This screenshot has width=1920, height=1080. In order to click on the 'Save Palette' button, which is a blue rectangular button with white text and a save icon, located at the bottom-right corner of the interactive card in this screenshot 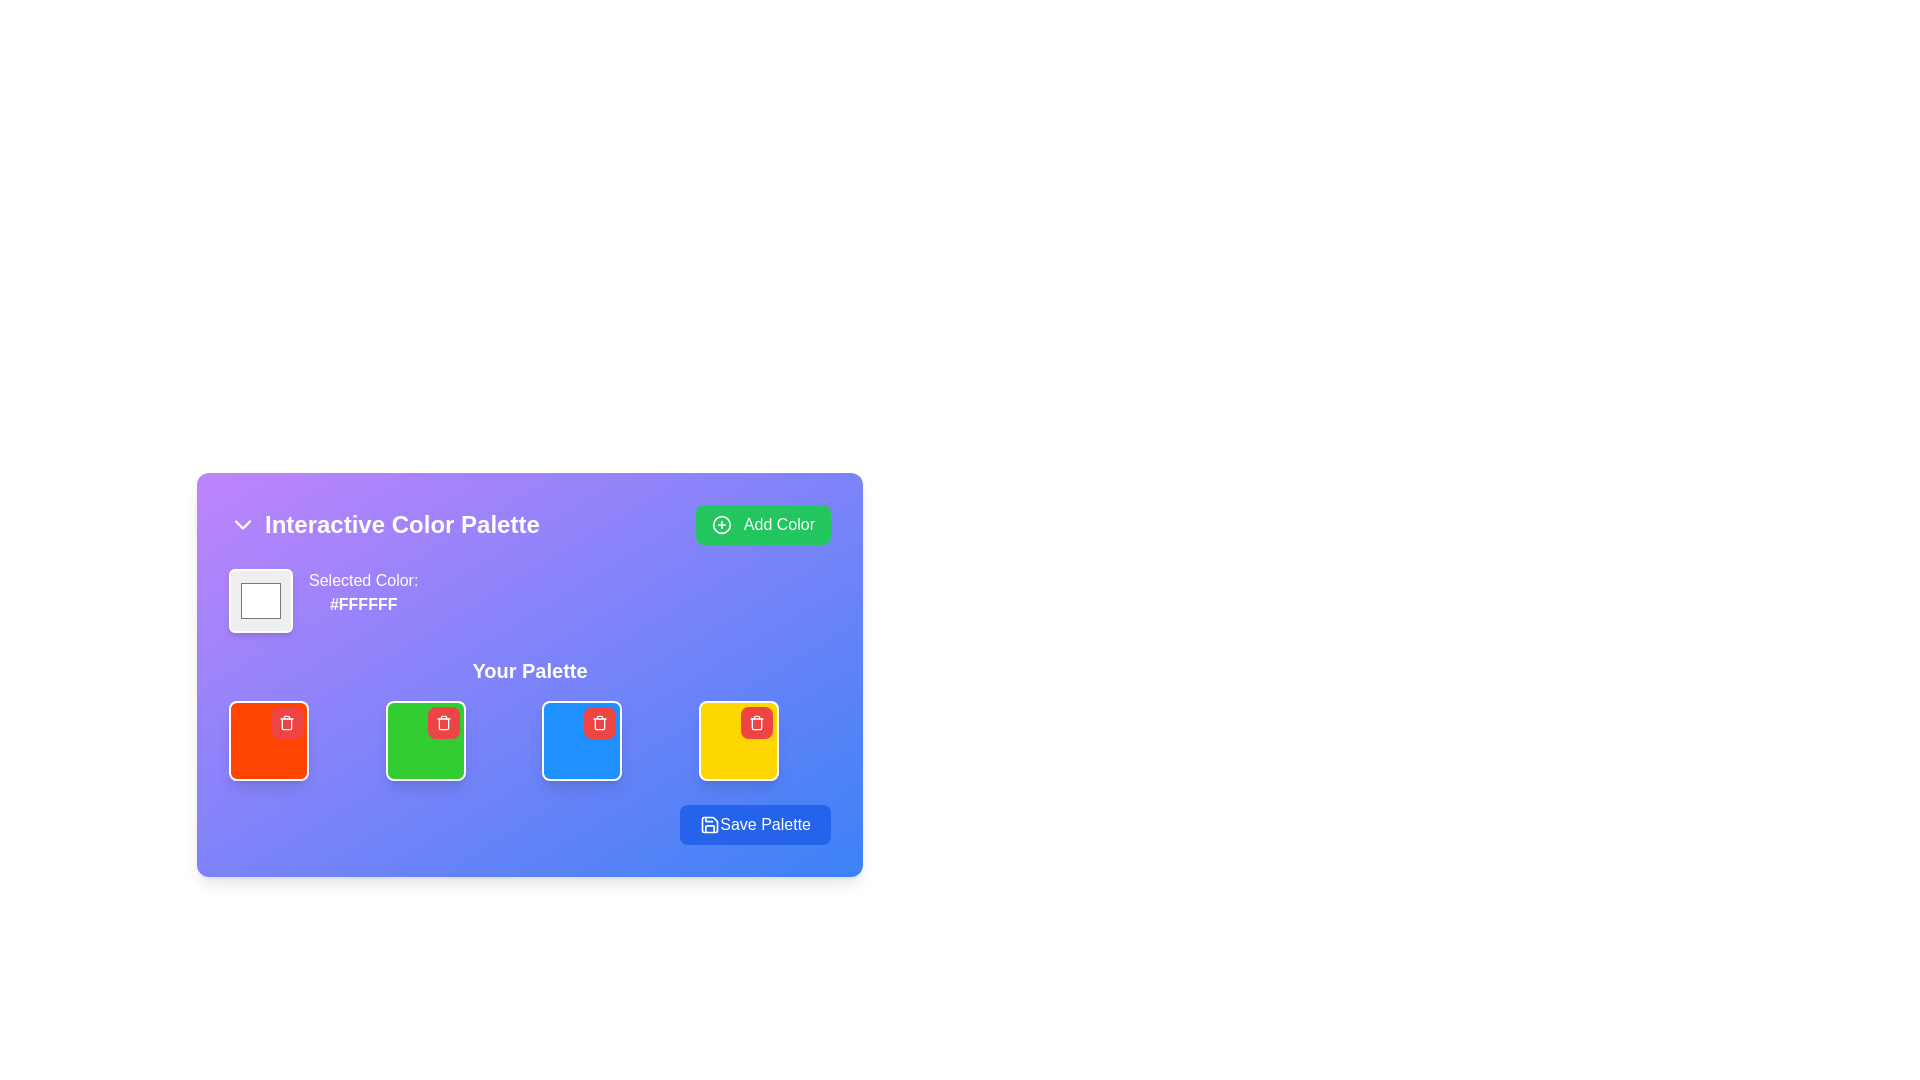, I will do `click(754, 825)`.